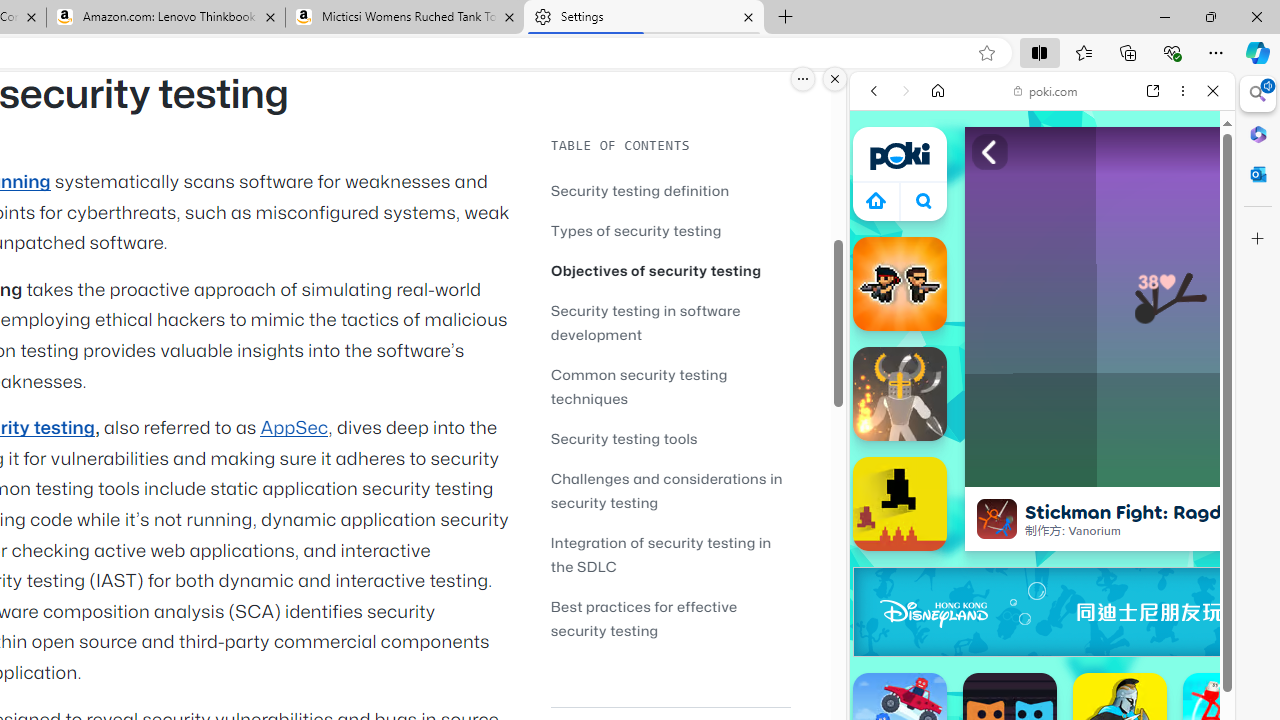 This screenshot has width=1280, height=720. What do you see at coordinates (644, 617) in the screenshot?
I see `'Best practices for effective security testing'` at bounding box center [644, 617].